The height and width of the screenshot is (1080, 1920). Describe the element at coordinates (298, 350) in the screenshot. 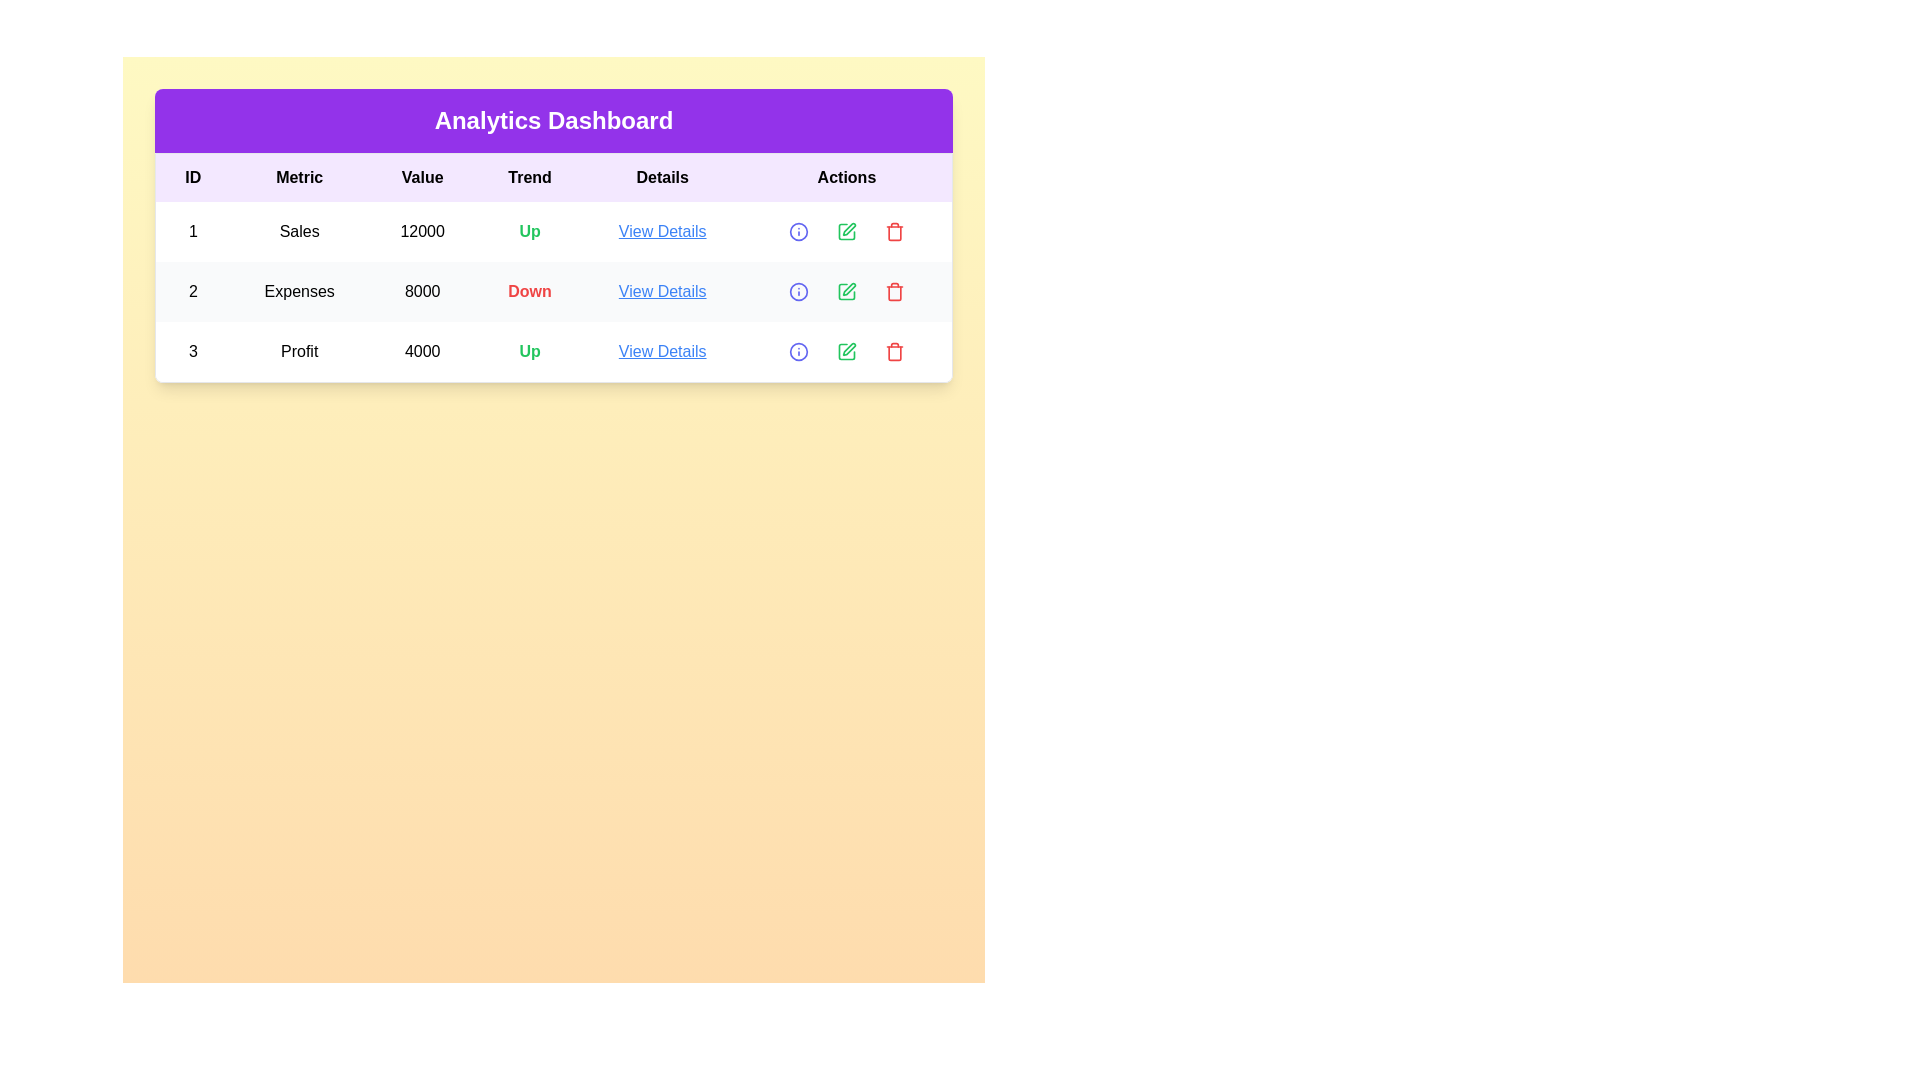

I see `the 'Profit' data label in the table, which is located in the 'Metric' column of the third row, positioned between the '3' ID value and the '4000' Value` at that location.